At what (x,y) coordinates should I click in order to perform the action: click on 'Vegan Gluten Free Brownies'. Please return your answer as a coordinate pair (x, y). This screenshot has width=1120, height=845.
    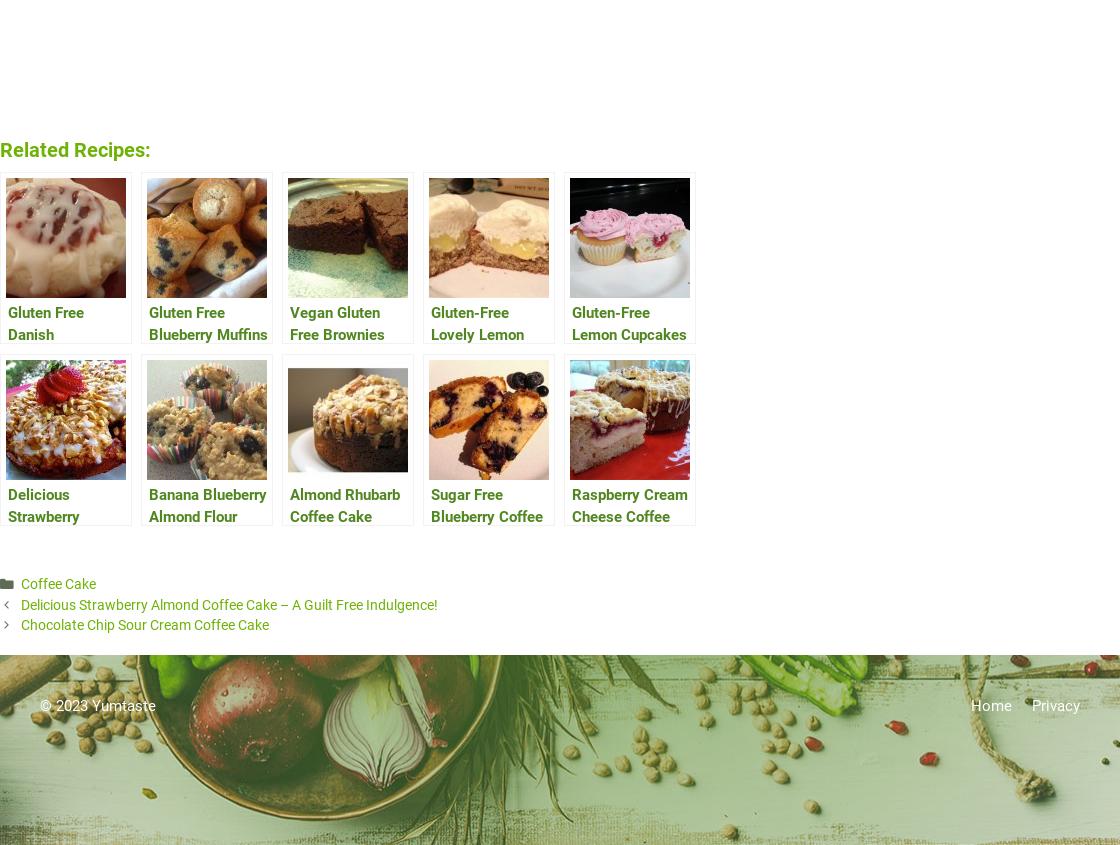
    Looking at the image, I should click on (337, 323).